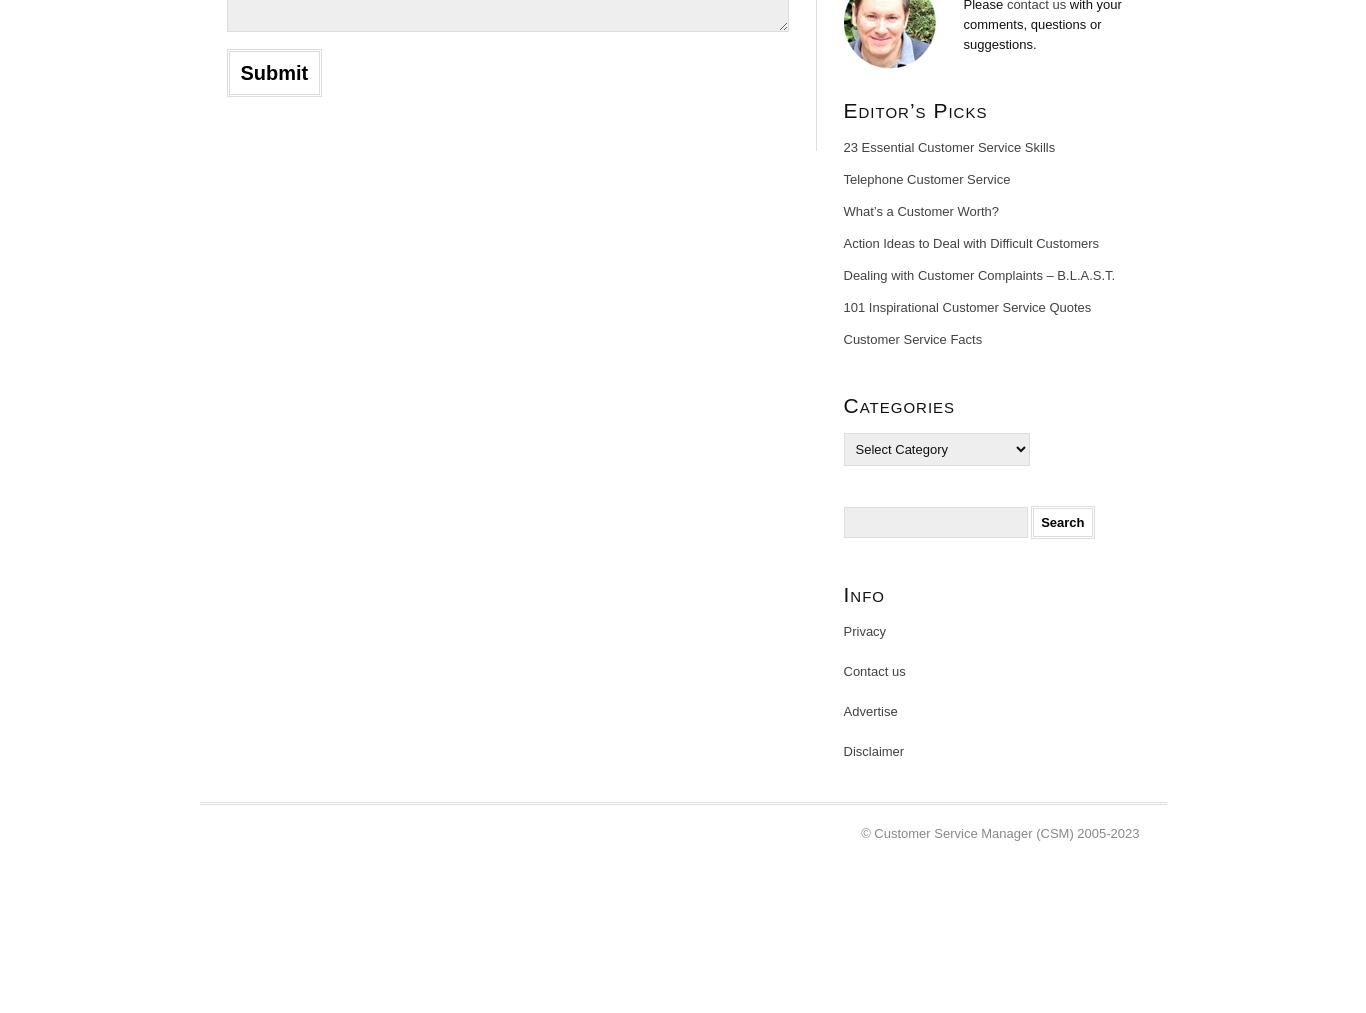 The width and height of the screenshot is (1366, 1013). I want to click on 'Action Ideas to Deal with Difficult Customers', so click(970, 242).